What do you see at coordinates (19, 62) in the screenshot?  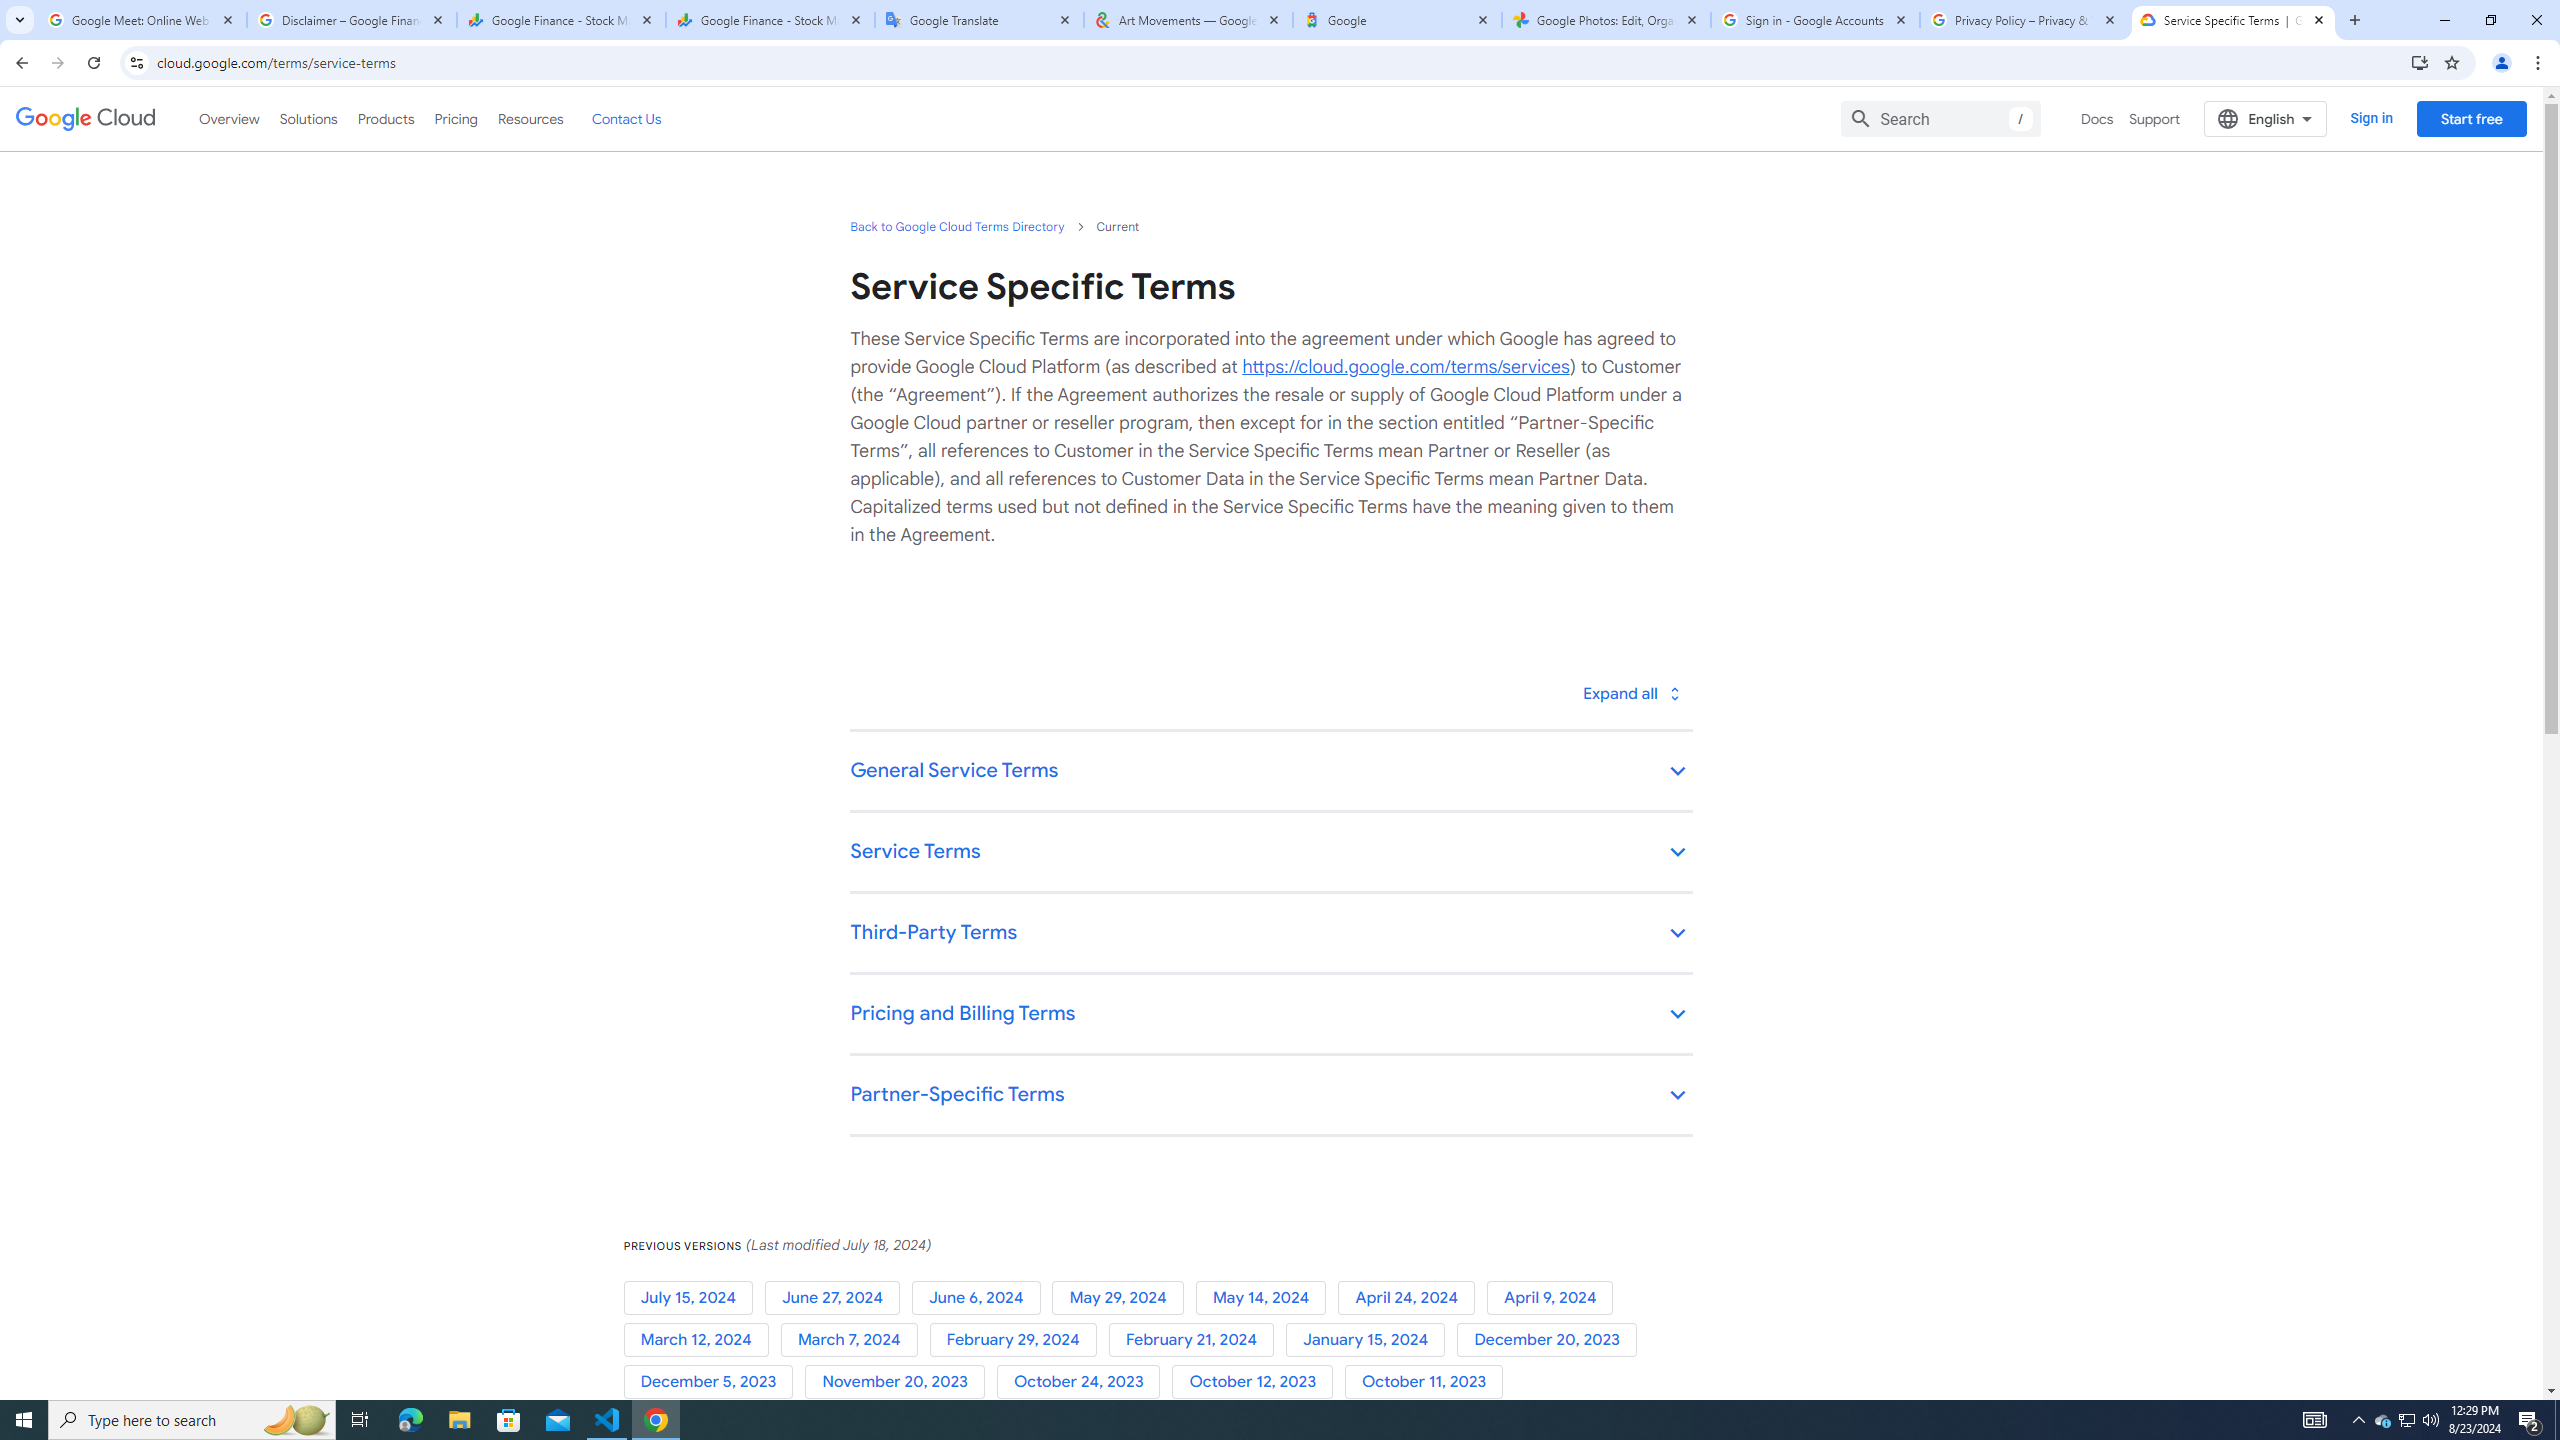 I see `'Back'` at bounding box center [19, 62].